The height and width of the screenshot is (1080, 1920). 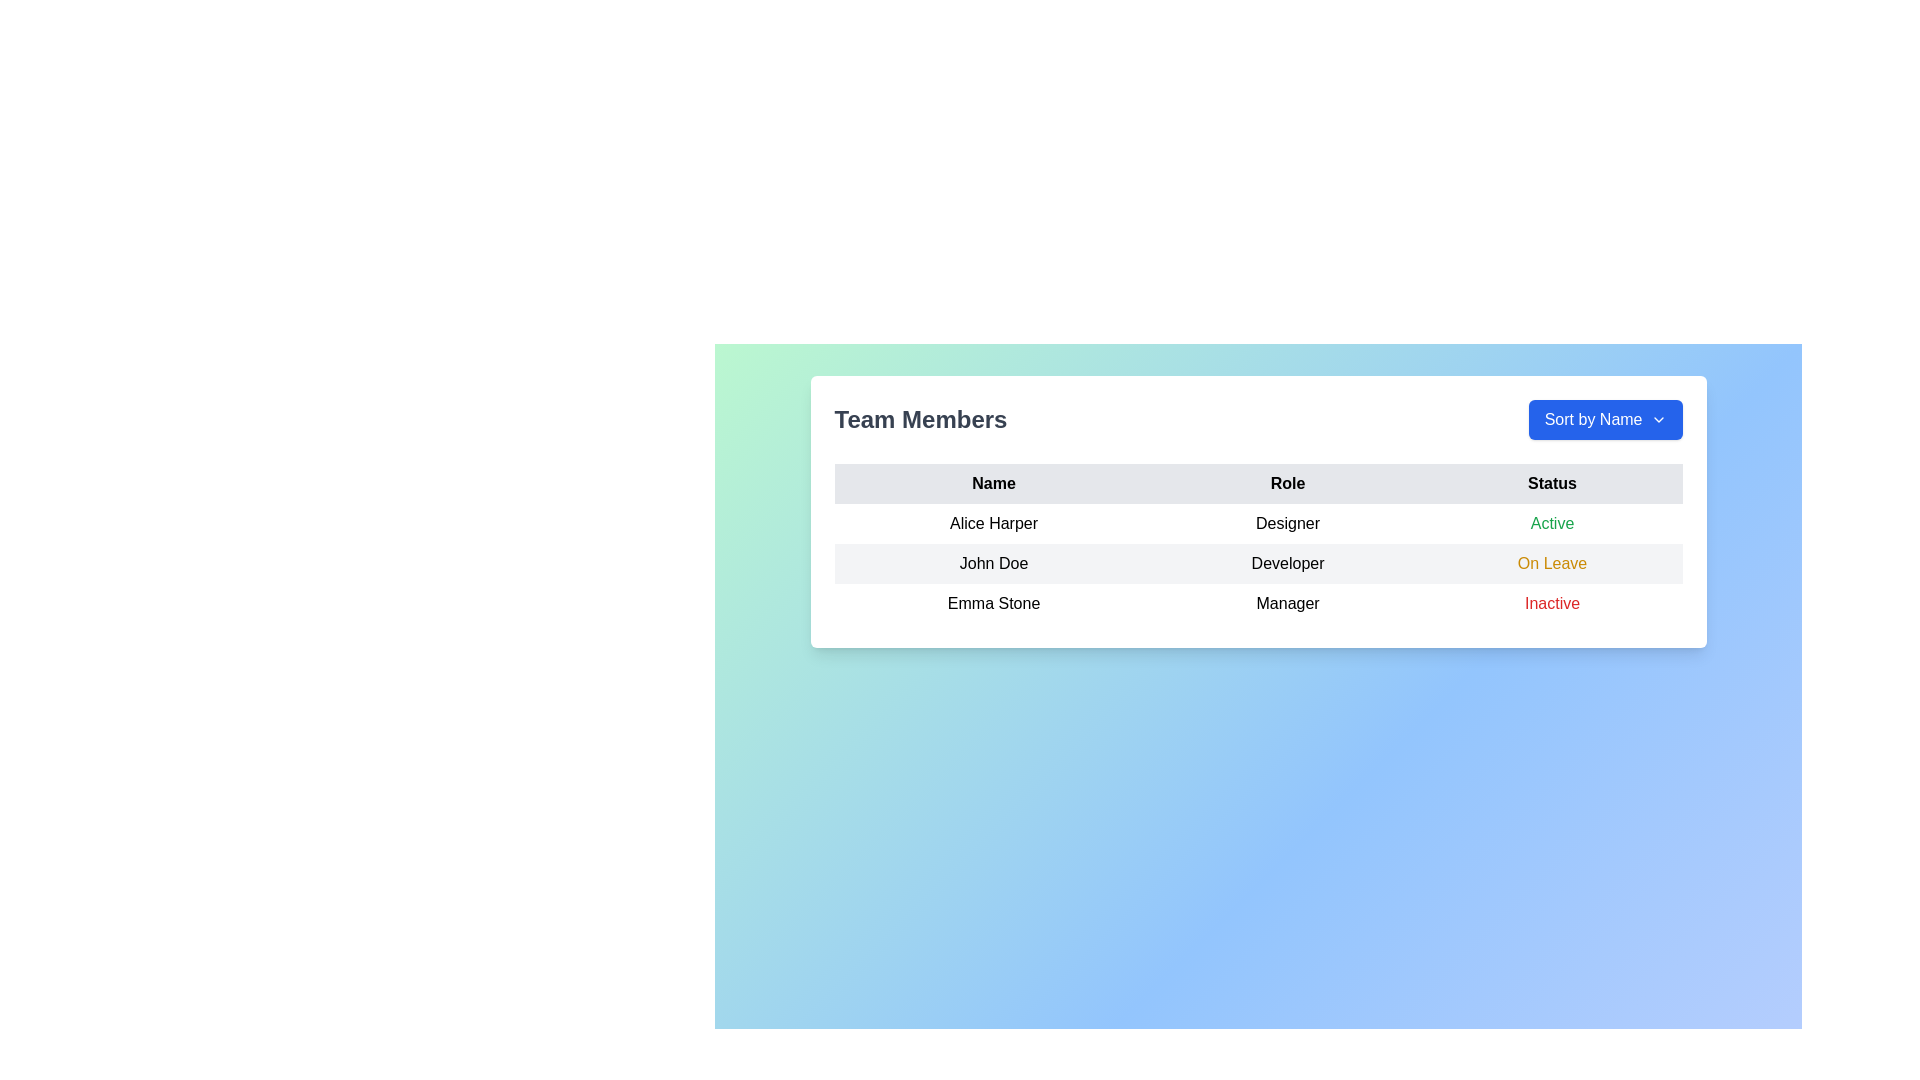 What do you see at coordinates (1551, 563) in the screenshot?
I see `text label displaying 'On Leave' in bold yellow font located in the third position of the table's row` at bounding box center [1551, 563].